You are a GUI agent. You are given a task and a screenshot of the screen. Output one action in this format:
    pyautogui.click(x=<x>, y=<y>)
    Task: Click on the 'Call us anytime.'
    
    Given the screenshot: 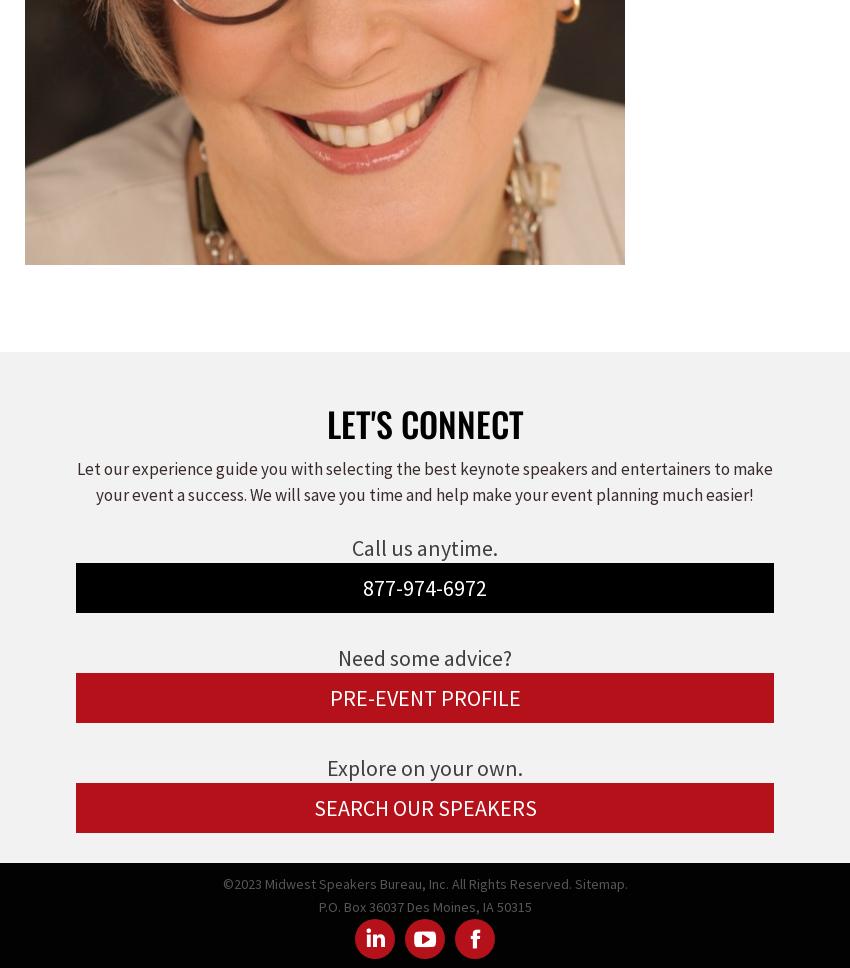 What is the action you would take?
    pyautogui.click(x=425, y=546)
    